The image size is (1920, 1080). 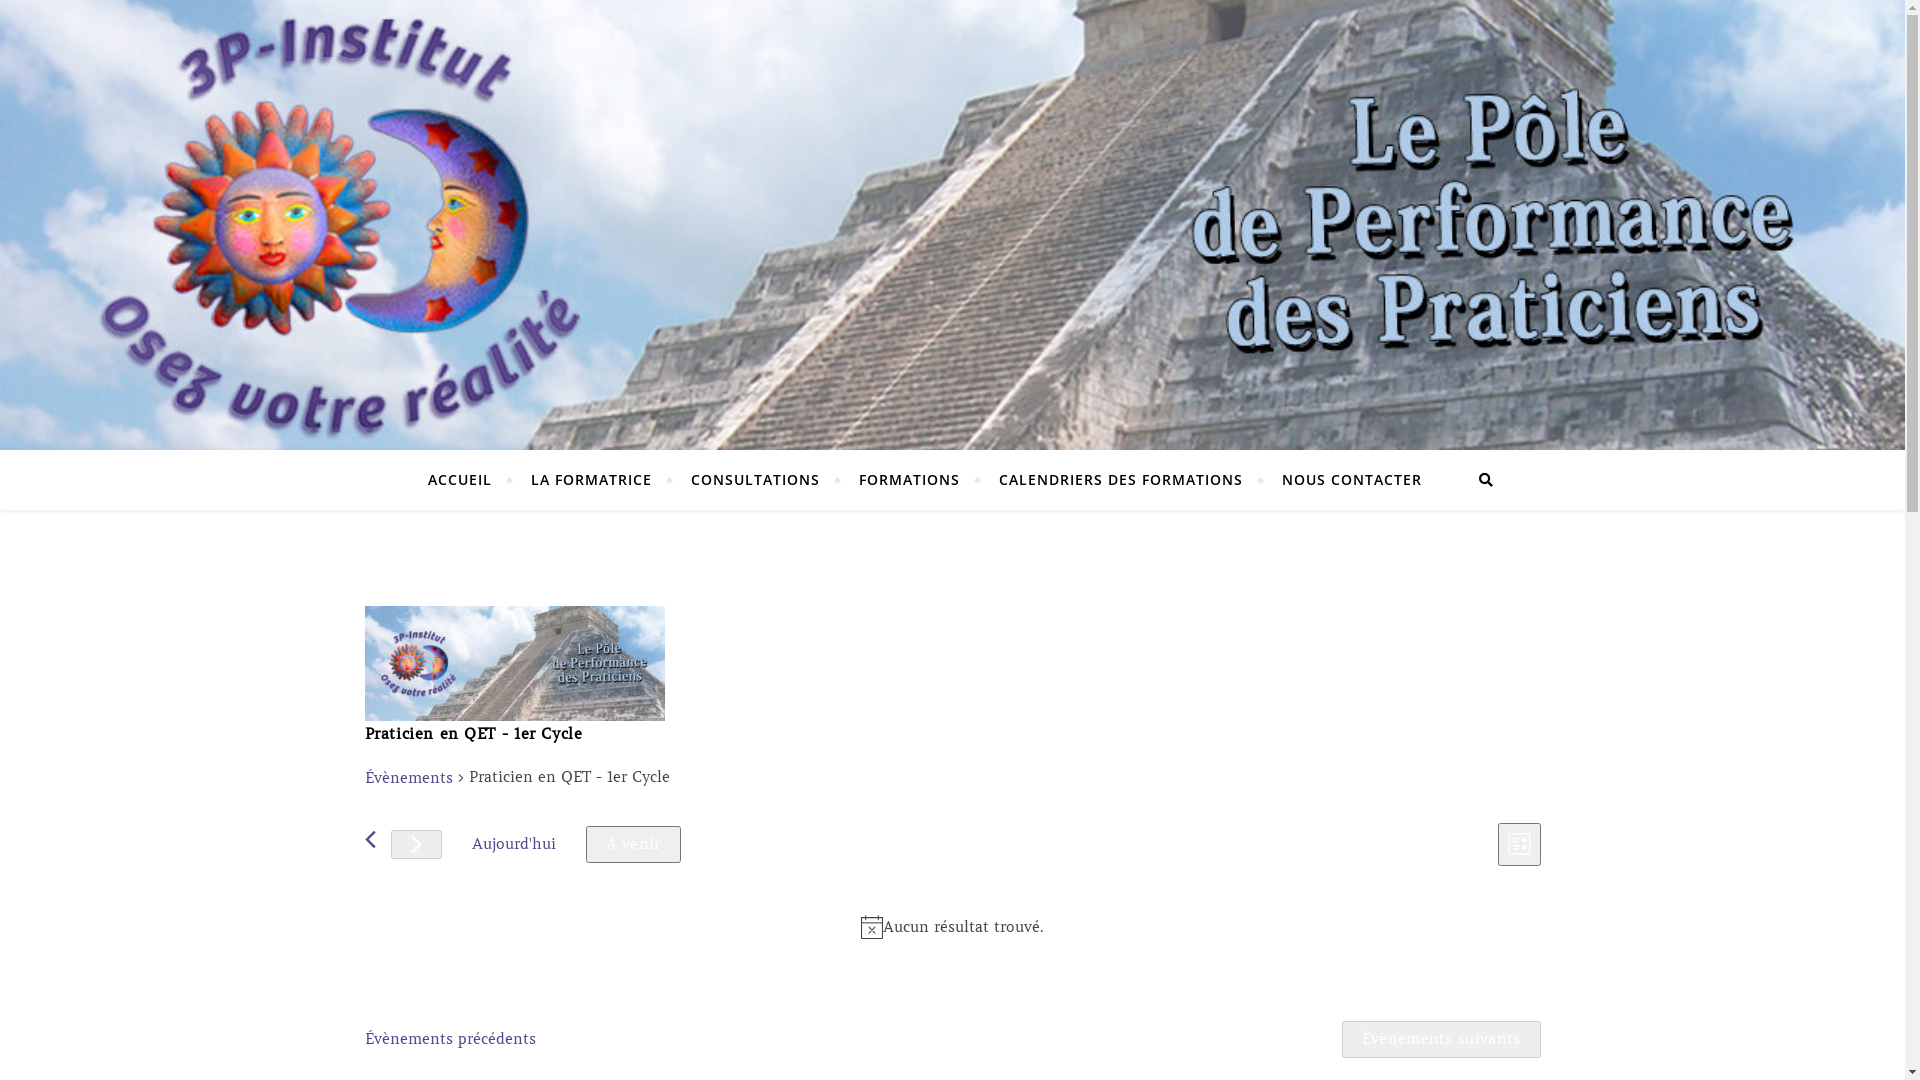 I want to click on 'ACCUEIL', so click(x=467, y=479).